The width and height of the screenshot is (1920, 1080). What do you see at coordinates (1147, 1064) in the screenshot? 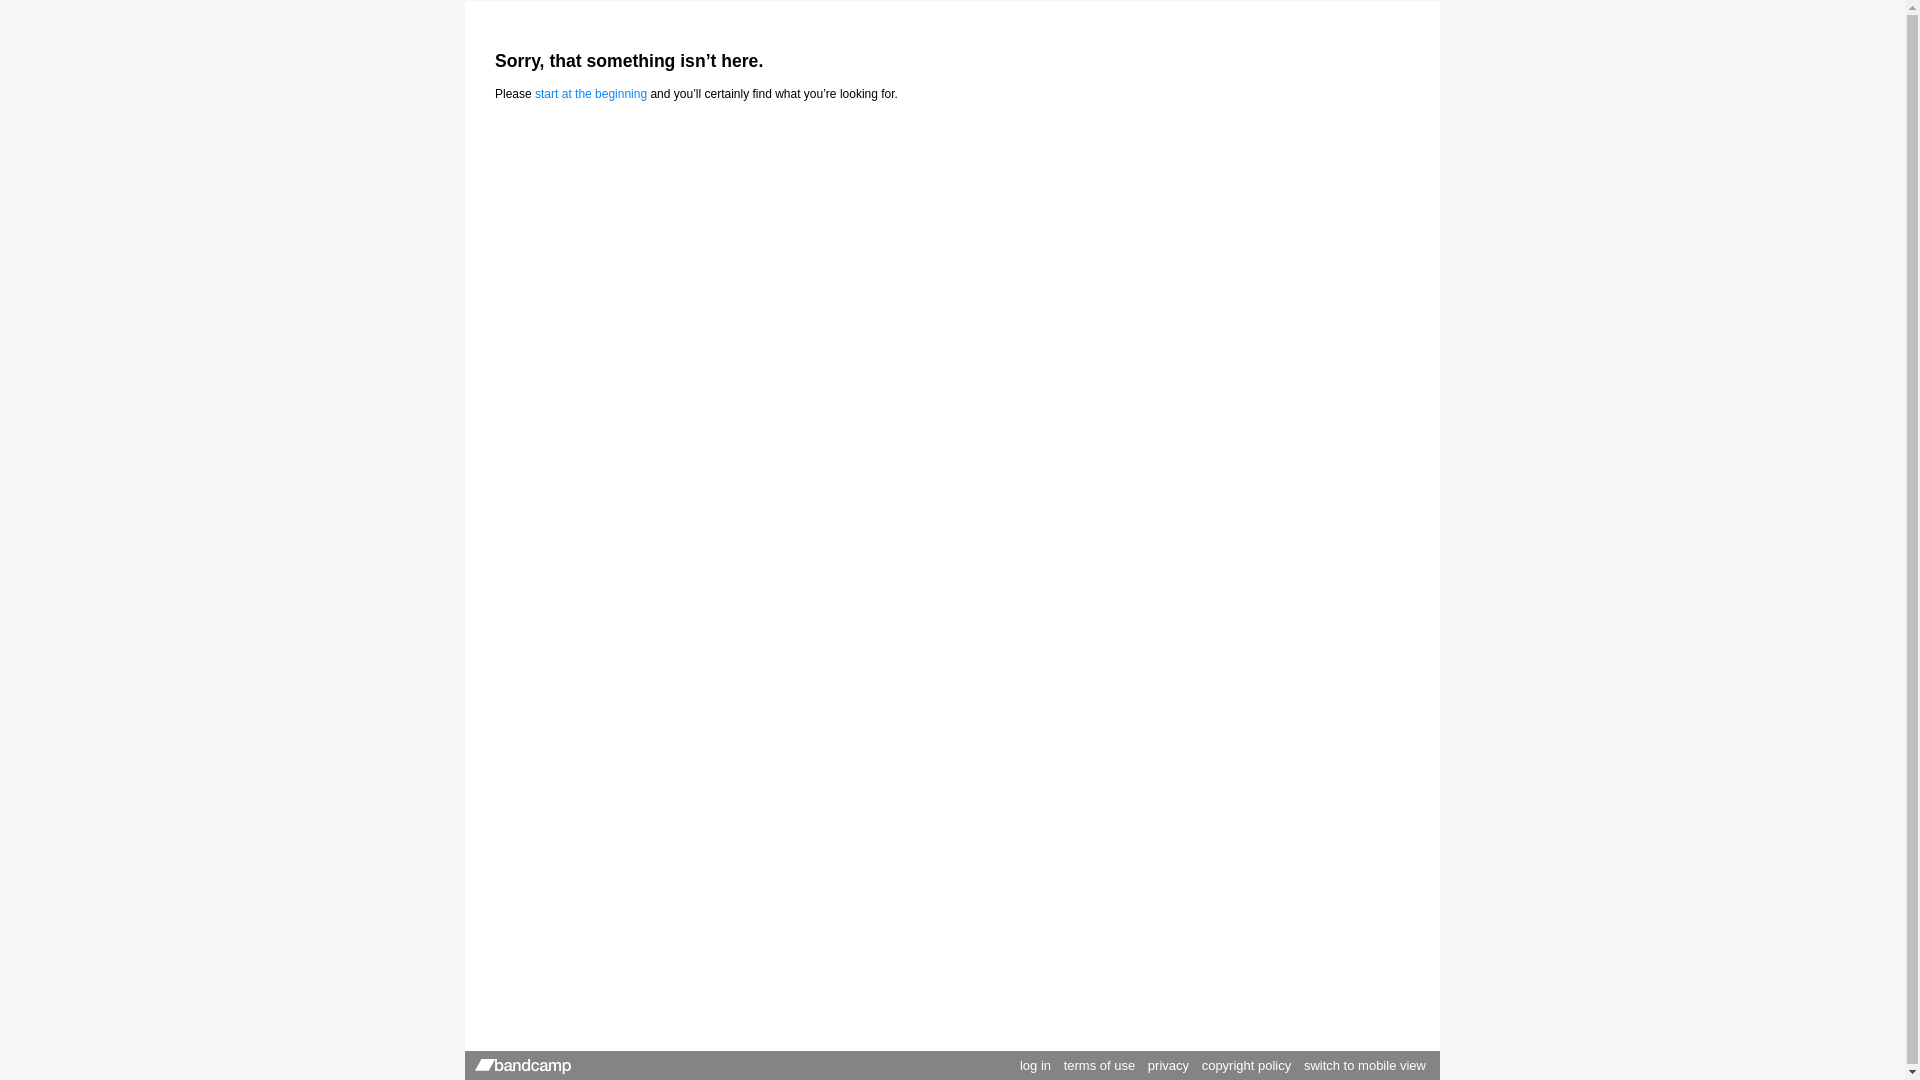
I see `'privacy'` at bounding box center [1147, 1064].